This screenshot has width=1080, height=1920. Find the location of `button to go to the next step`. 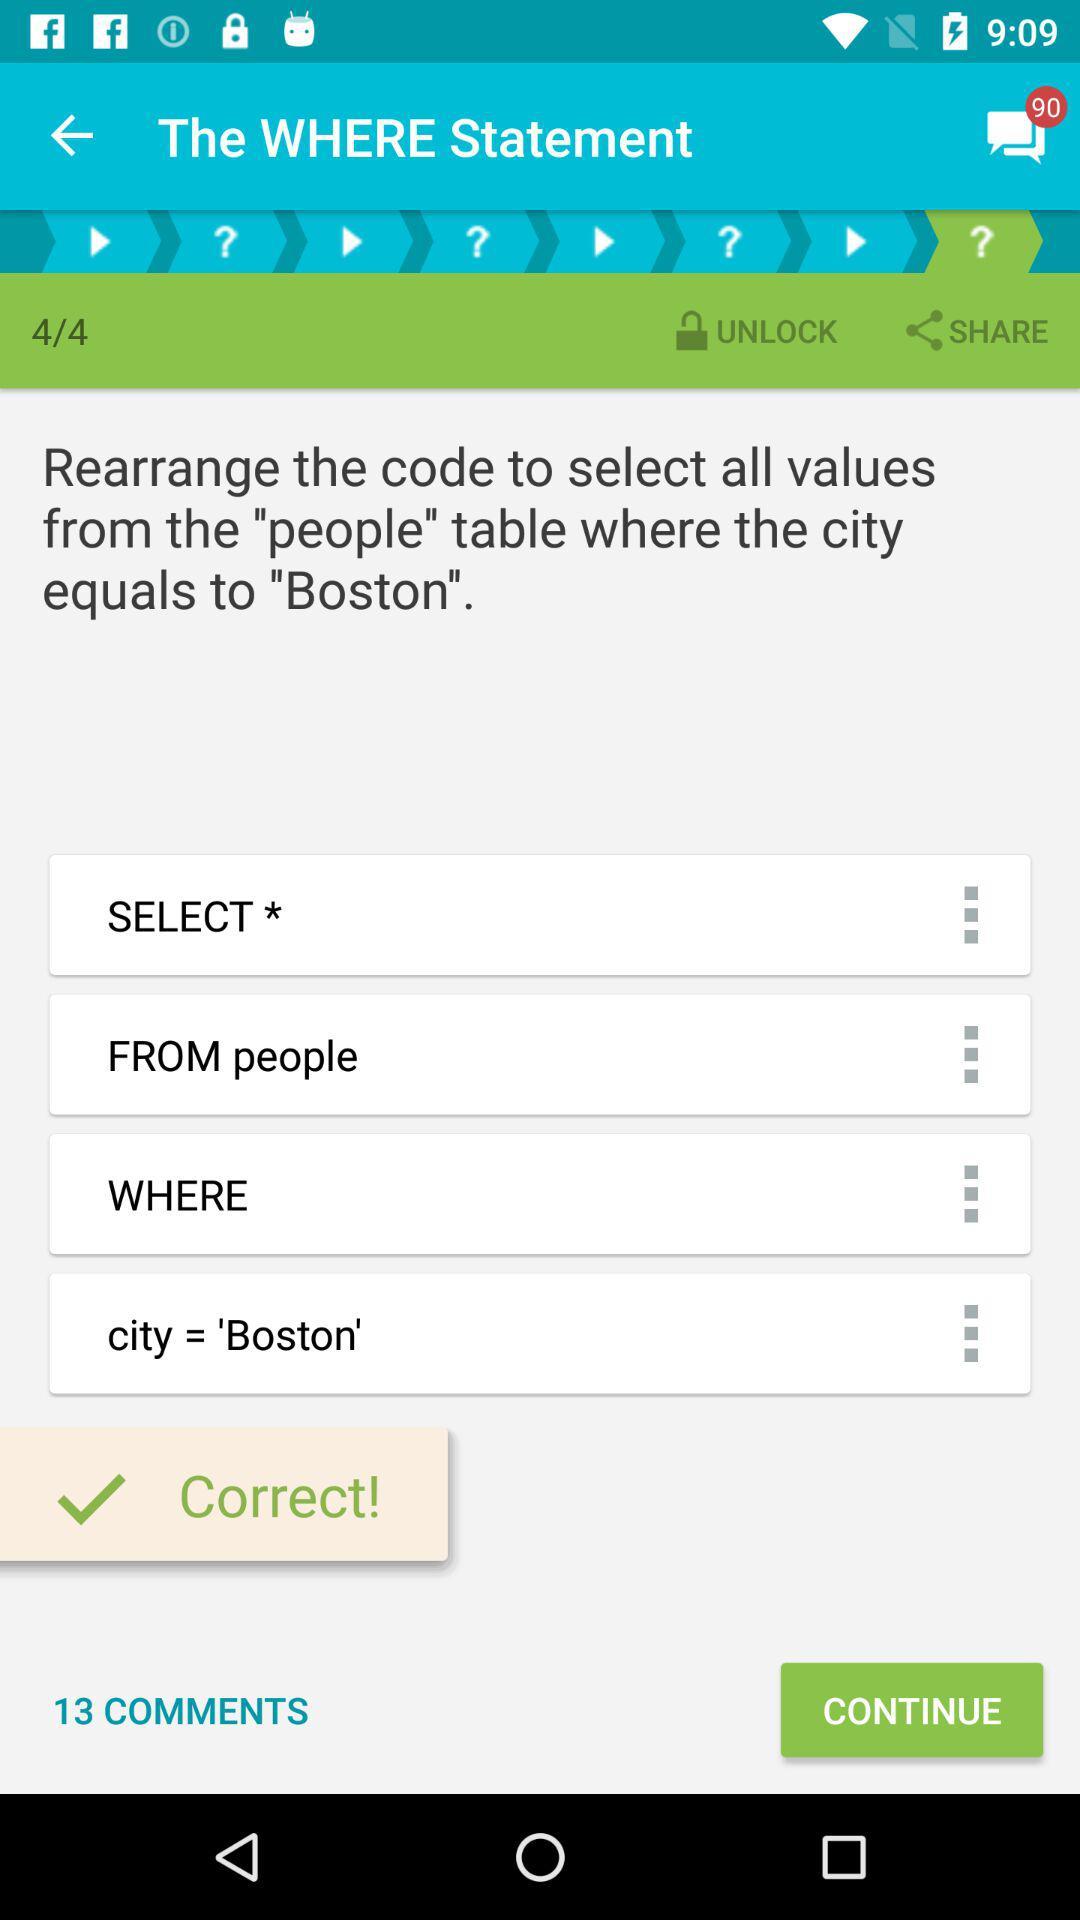

button to go to the next step is located at coordinates (99, 240).